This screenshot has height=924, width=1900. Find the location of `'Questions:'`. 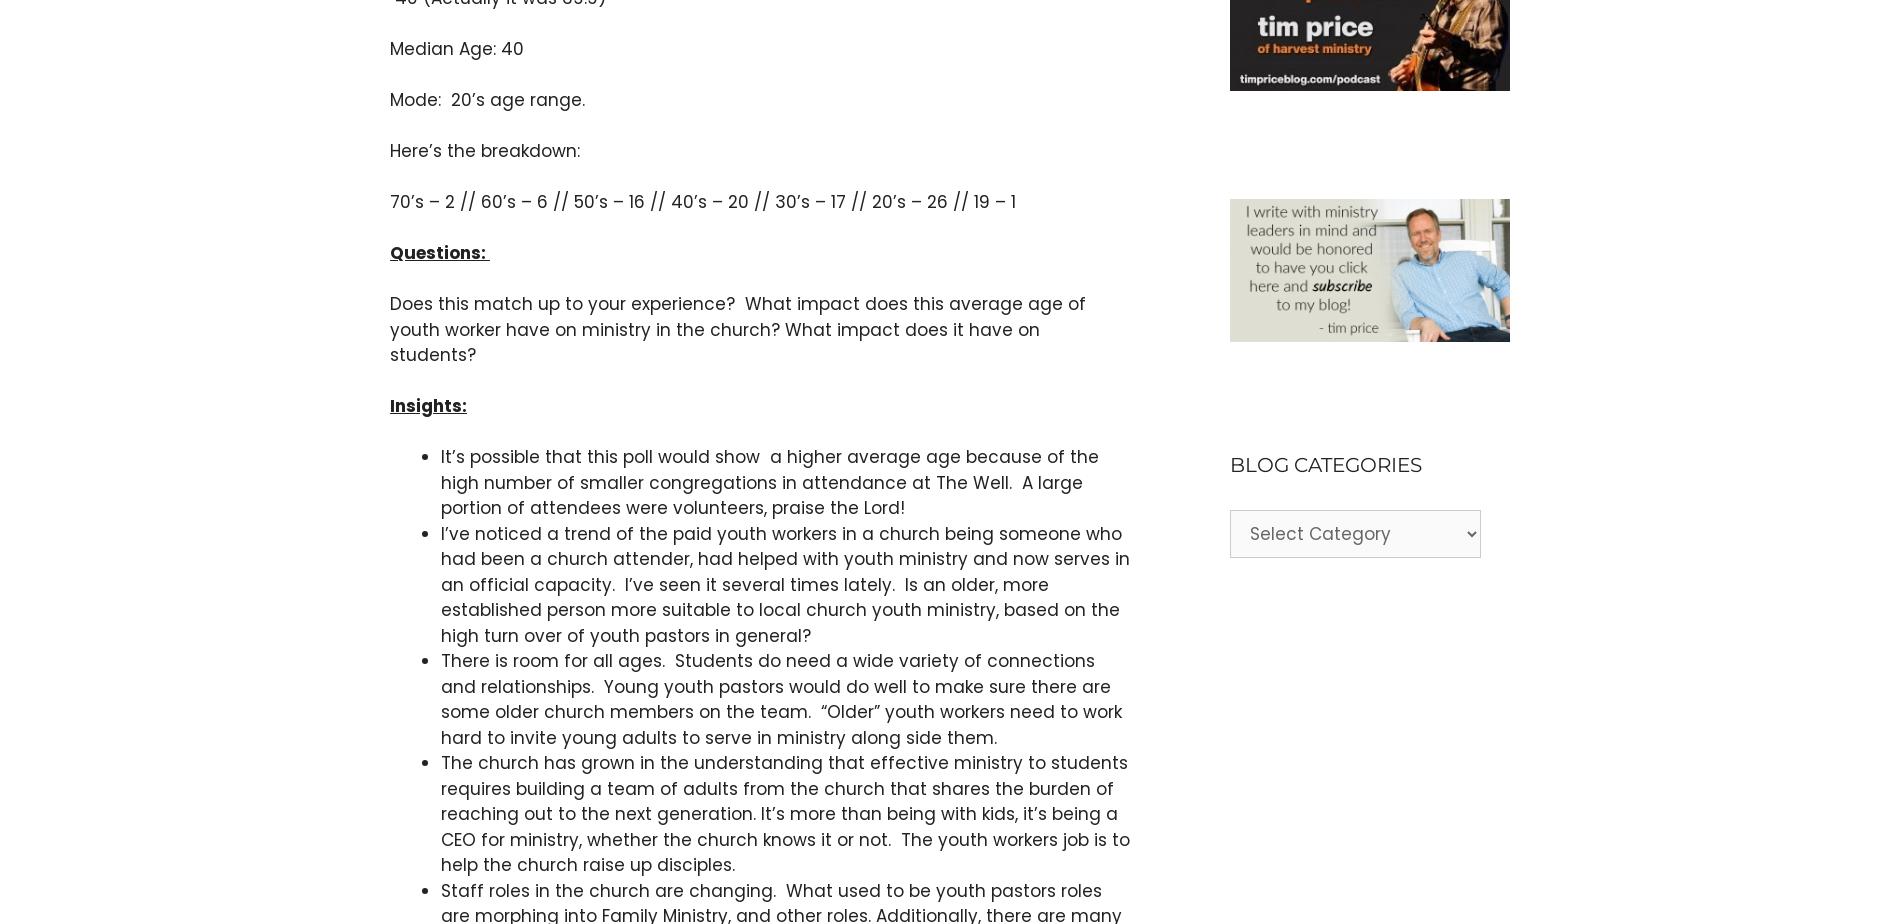

'Questions:' is located at coordinates (389, 251).